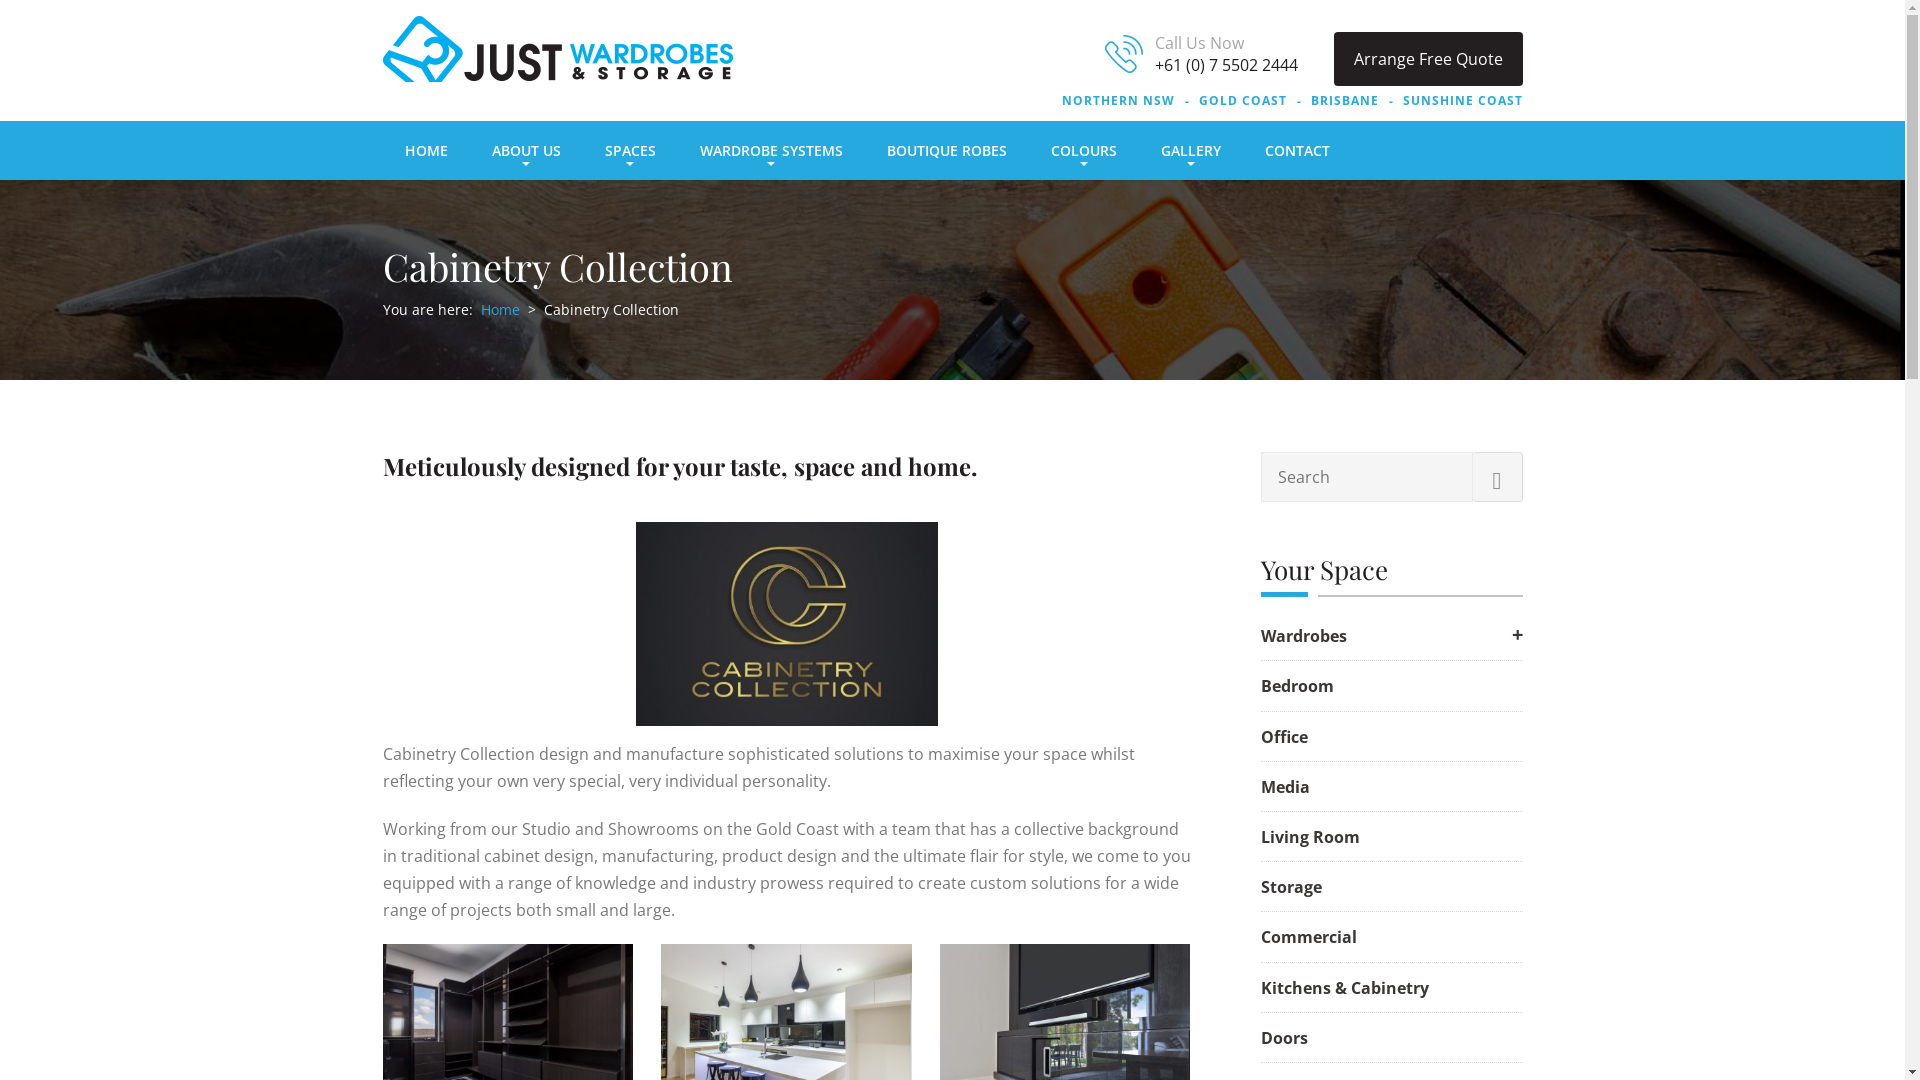  Describe the element at coordinates (864, 149) in the screenshot. I see `'BOUTIQUE ROBES'` at that location.